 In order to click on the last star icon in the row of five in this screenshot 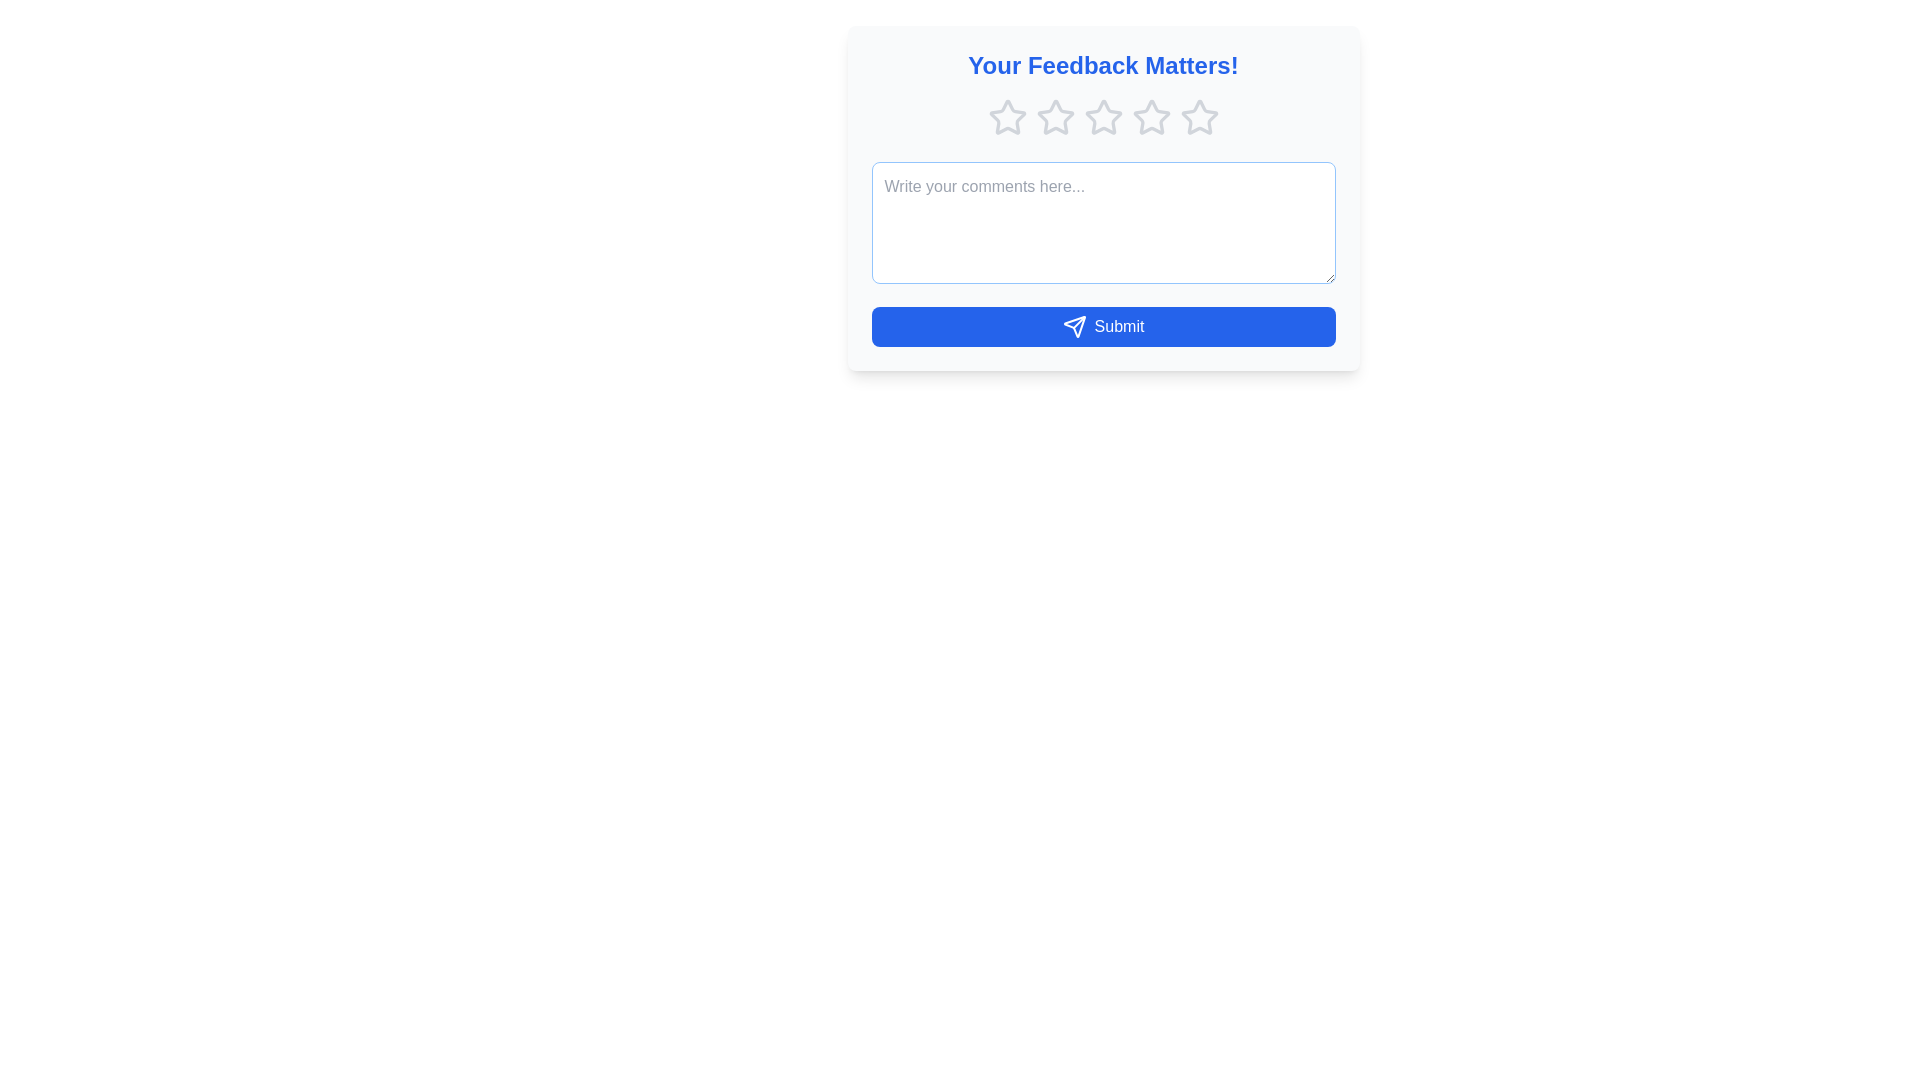, I will do `click(1199, 116)`.